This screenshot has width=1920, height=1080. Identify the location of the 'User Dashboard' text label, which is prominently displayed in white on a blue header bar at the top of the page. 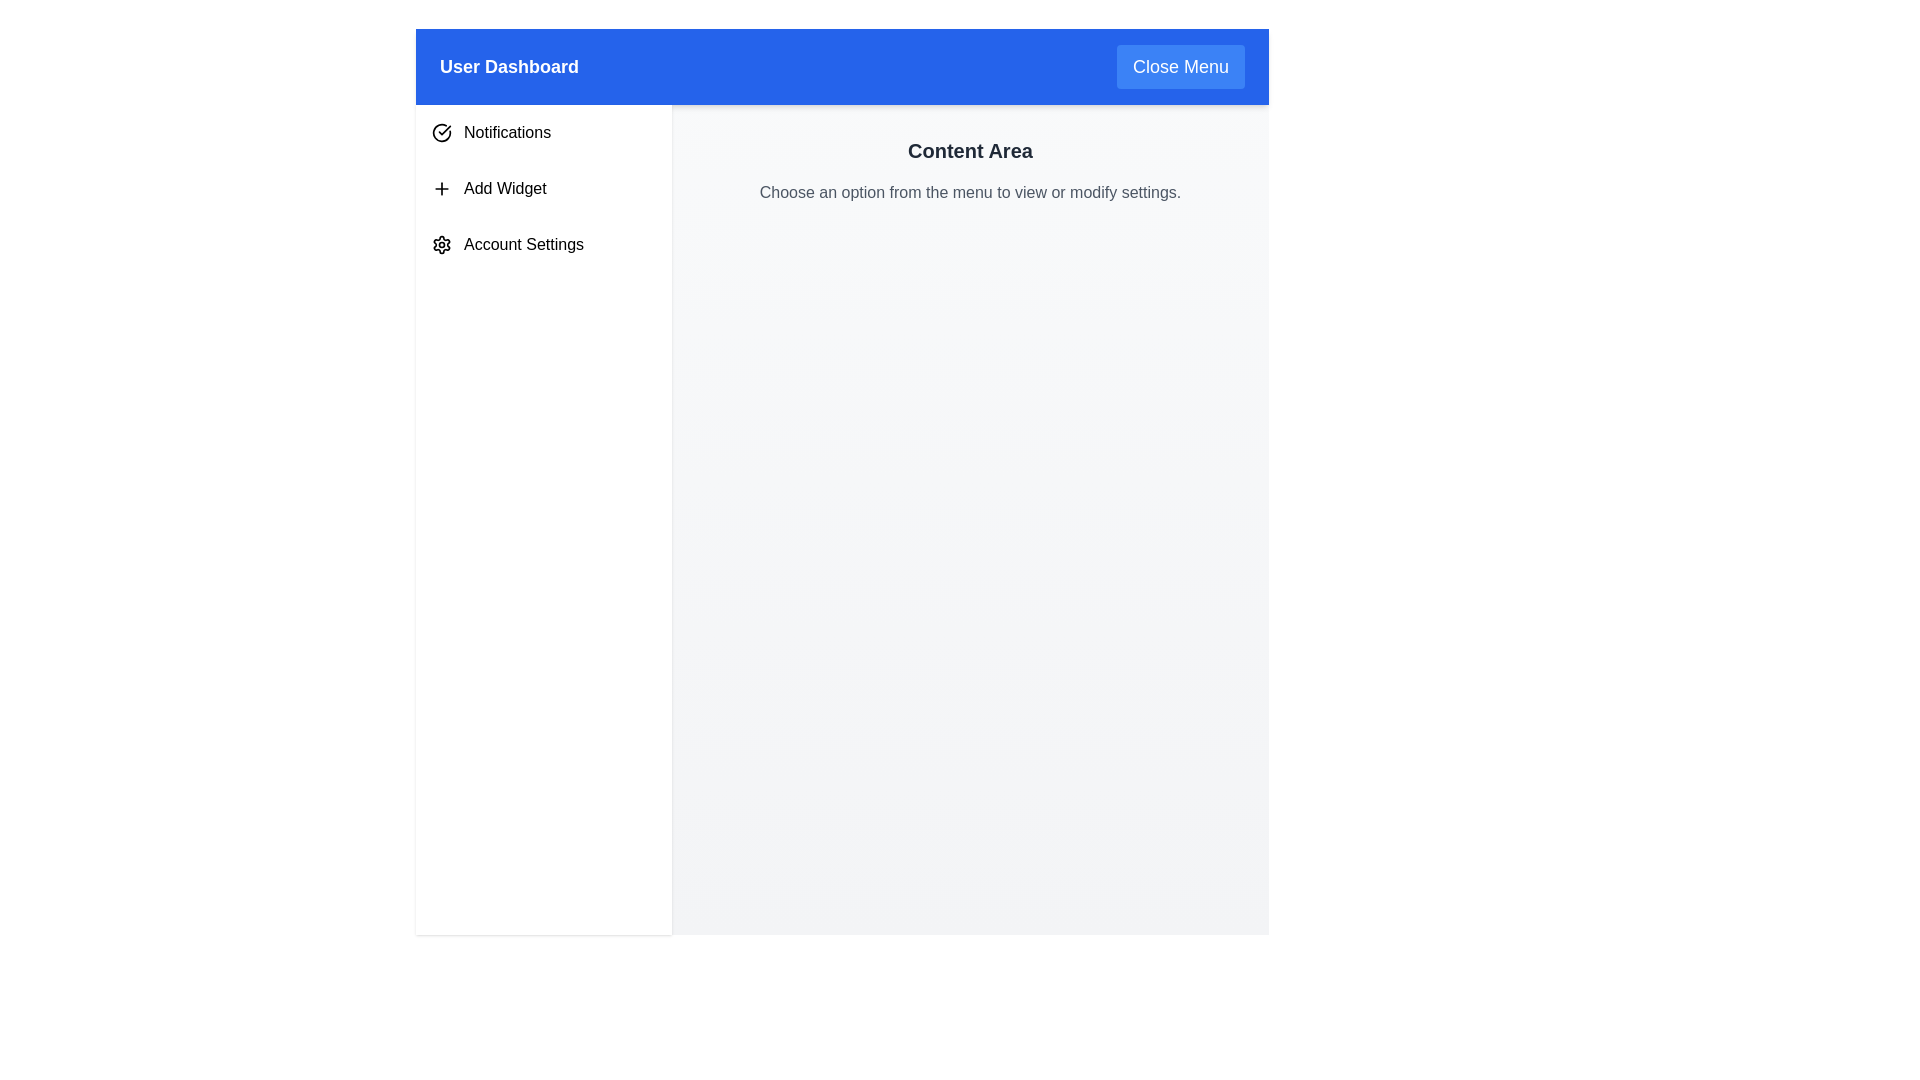
(509, 65).